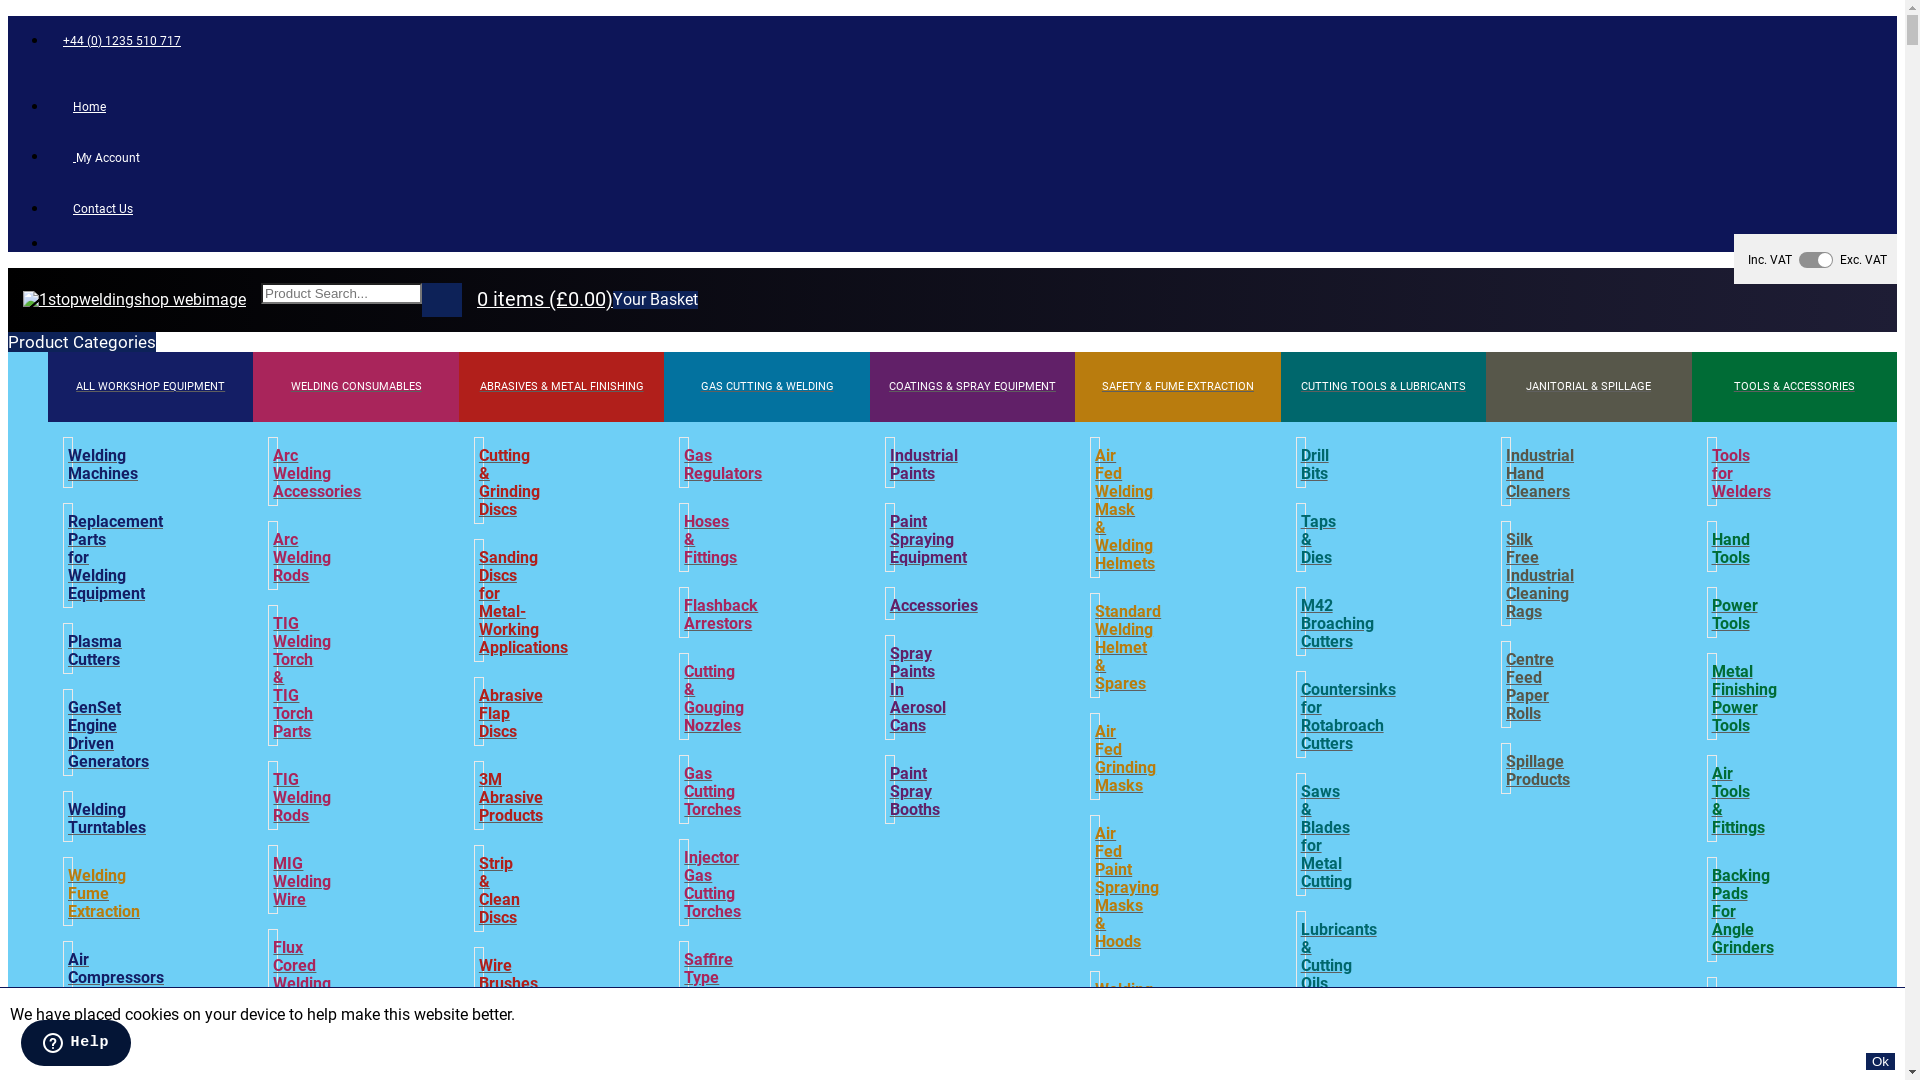  Describe the element at coordinates (1339, 955) in the screenshot. I see `'Lubricants & Cutting Oils'` at that location.